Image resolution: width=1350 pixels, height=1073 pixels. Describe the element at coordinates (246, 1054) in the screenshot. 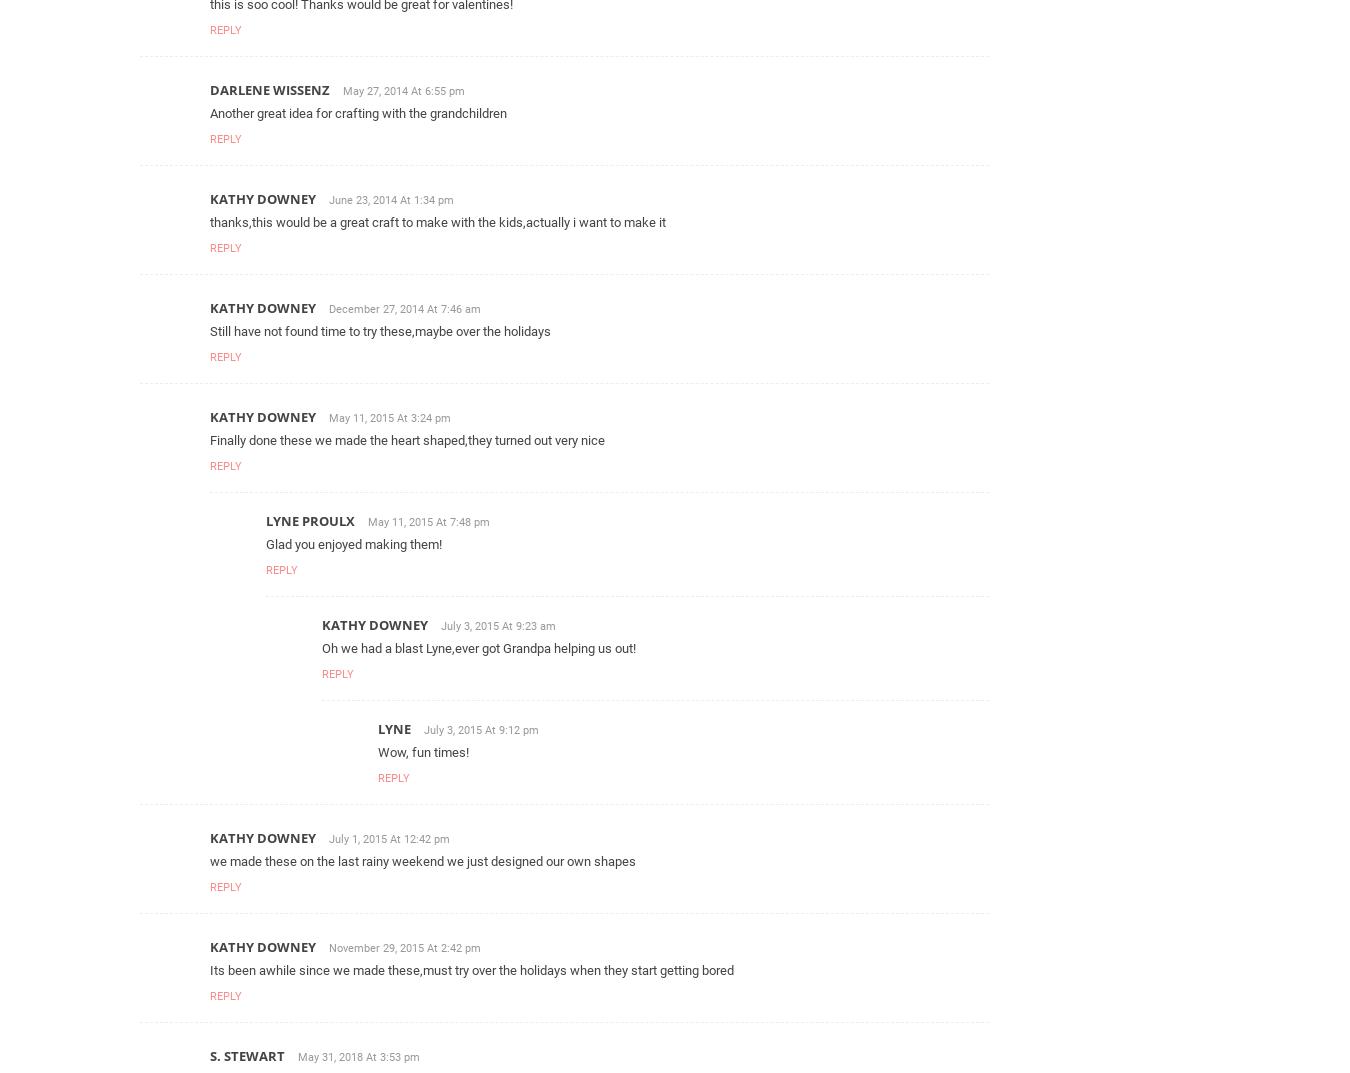

I see `'S. Stewart'` at that location.